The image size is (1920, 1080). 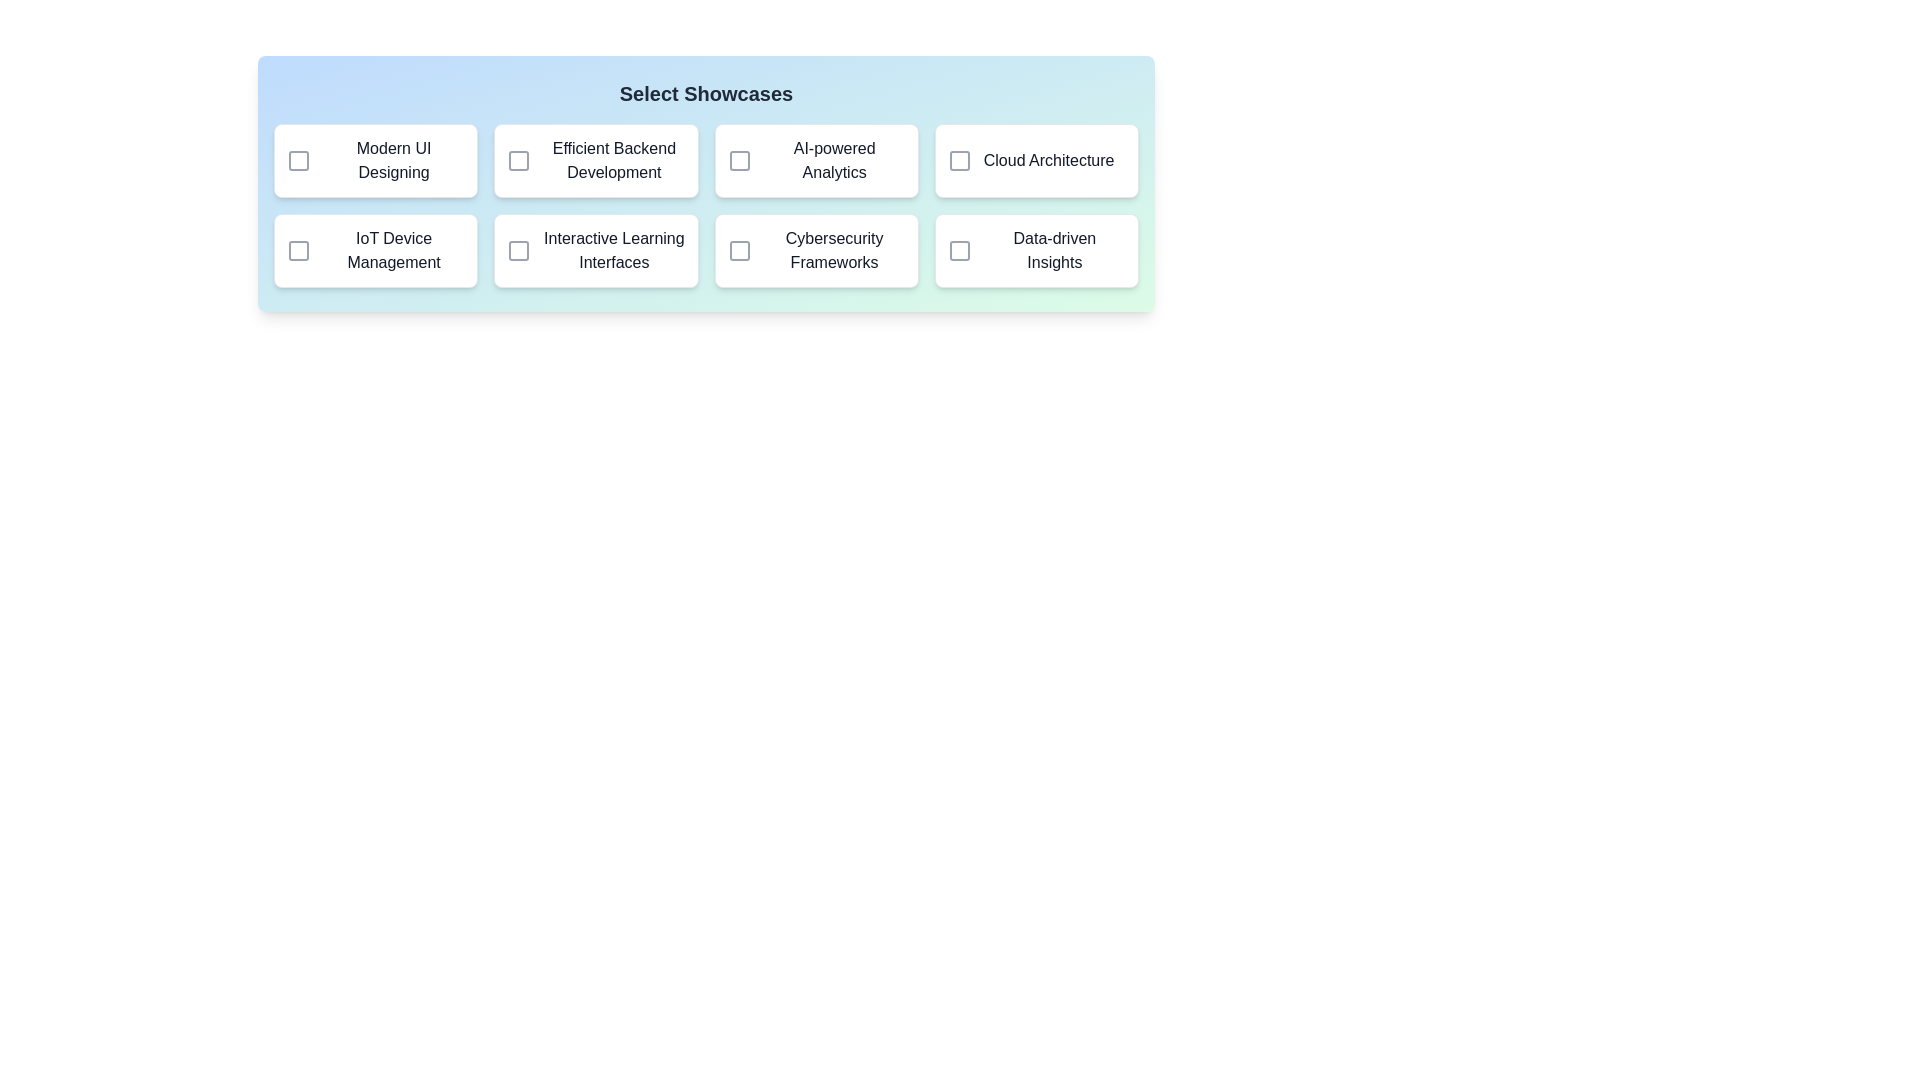 I want to click on the showcase corresponding to Interactive Learning Interfaces, so click(x=518, y=249).